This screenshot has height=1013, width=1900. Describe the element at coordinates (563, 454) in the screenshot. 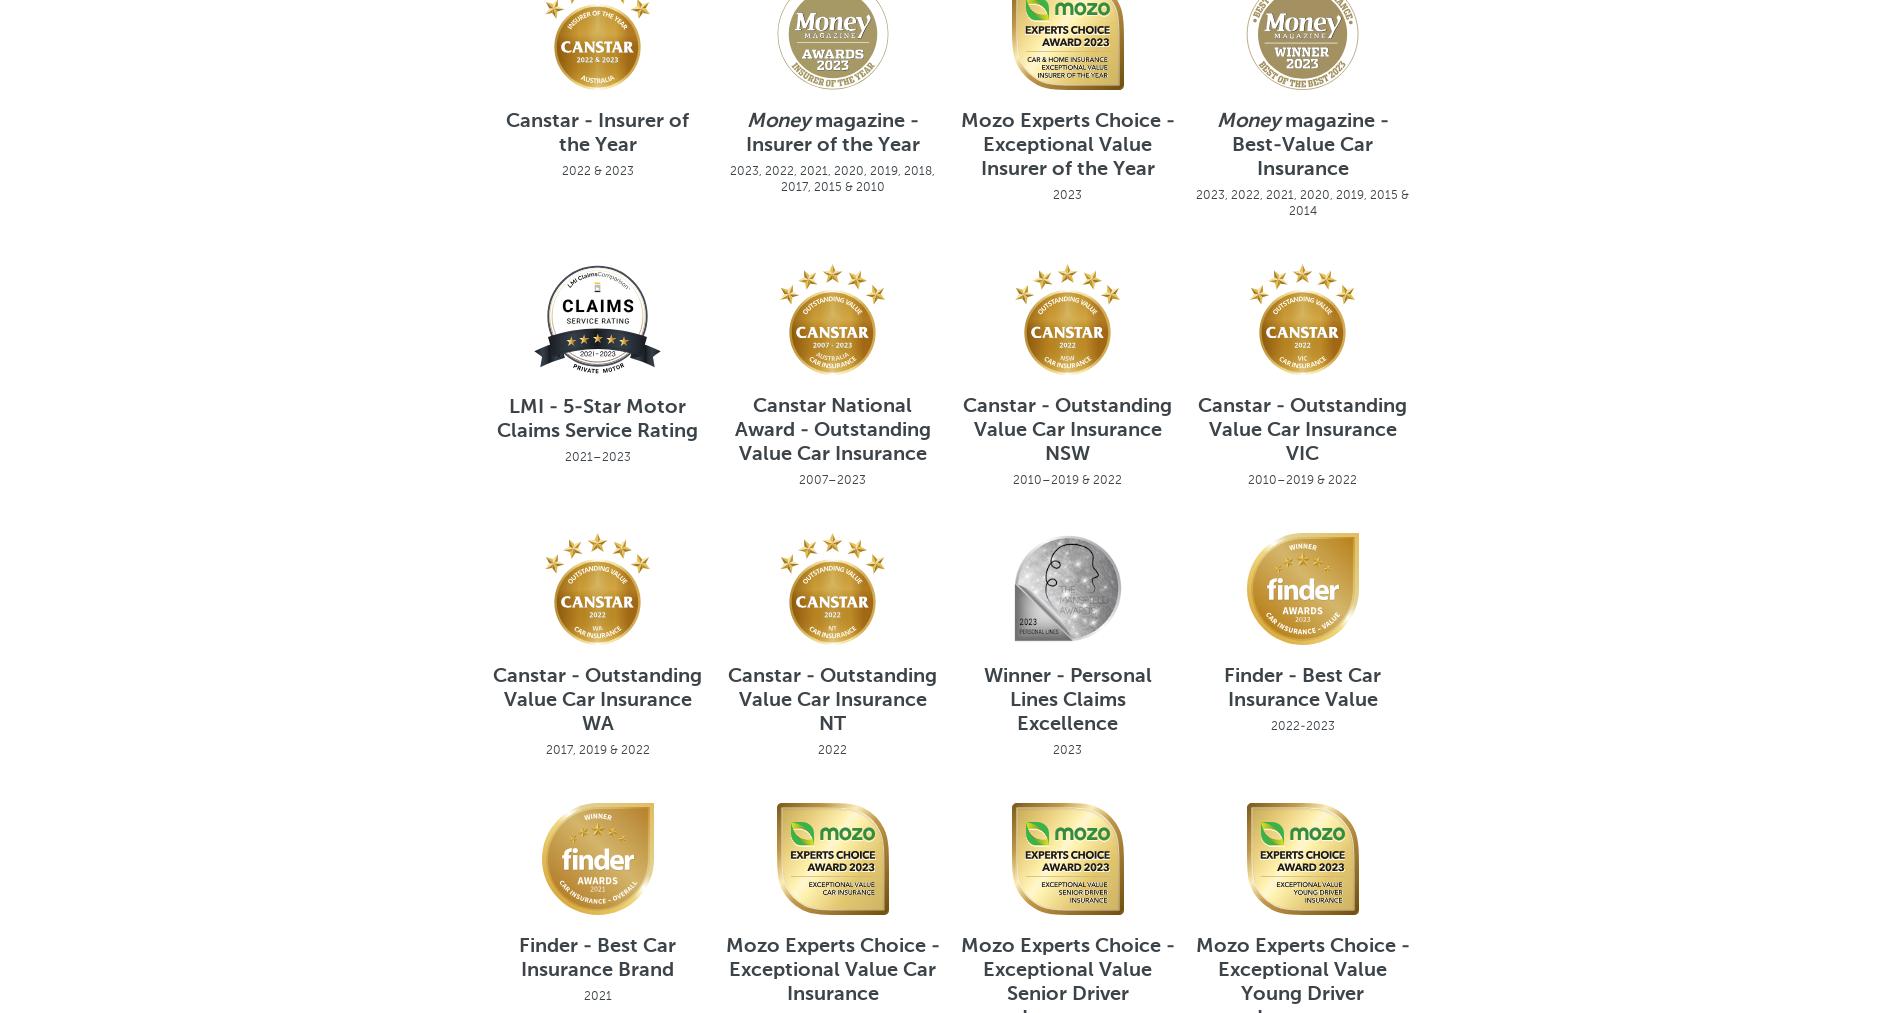

I see `'2021–2023'` at that location.